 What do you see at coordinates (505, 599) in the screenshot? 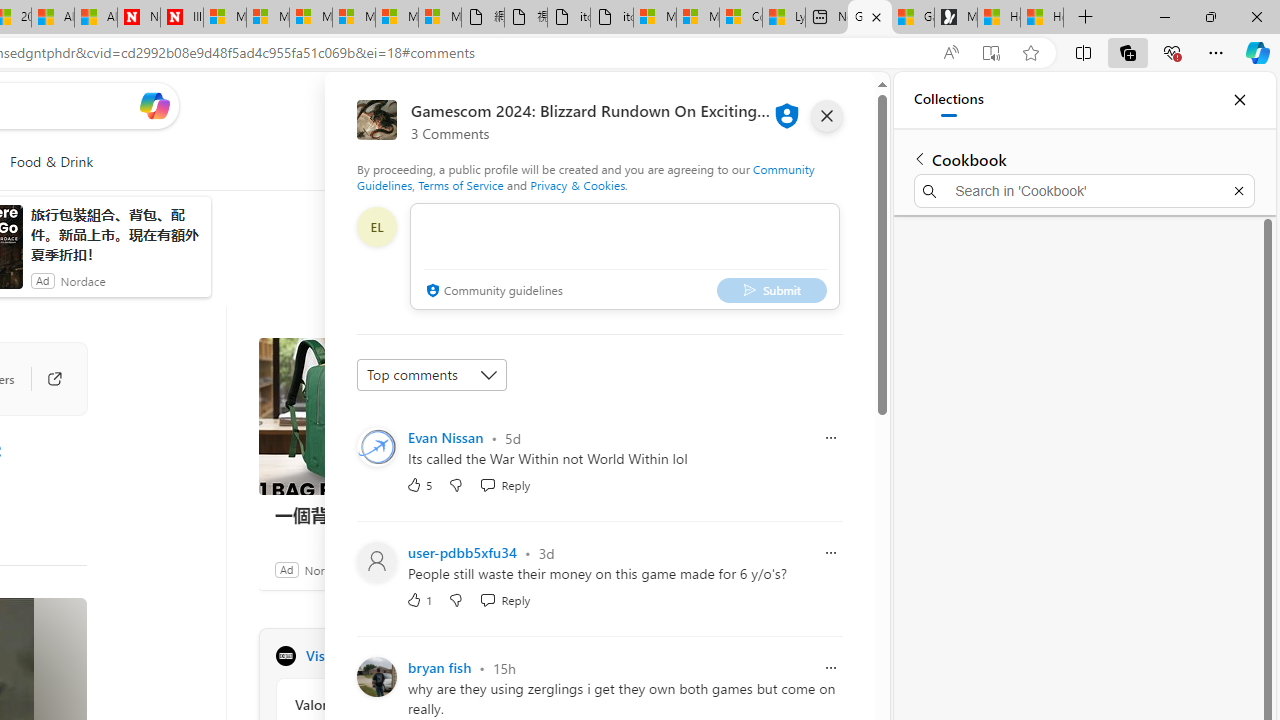
I see `'Reply Reply Comment'` at bounding box center [505, 599].